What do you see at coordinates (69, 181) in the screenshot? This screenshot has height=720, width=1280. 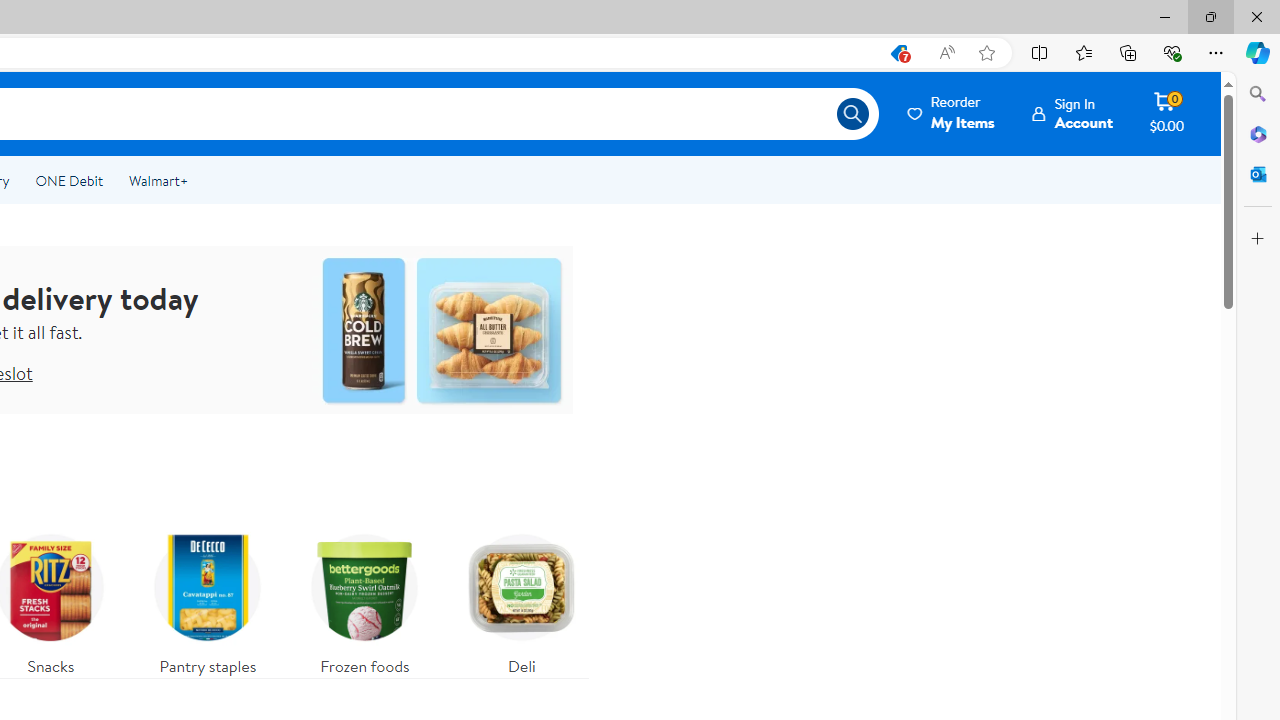 I see `'ONE Debit'` at bounding box center [69, 181].